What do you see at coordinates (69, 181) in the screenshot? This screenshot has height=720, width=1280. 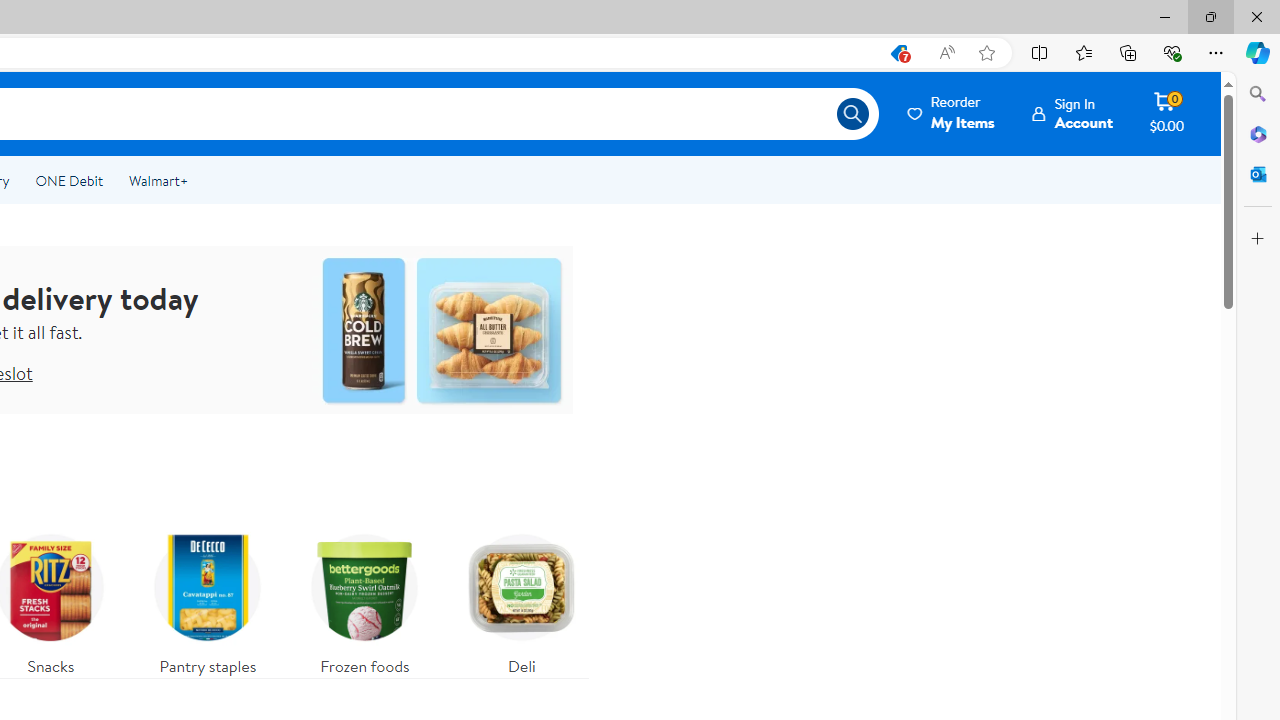 I see `'ONE Debit'` at bounding box center [69, 181].